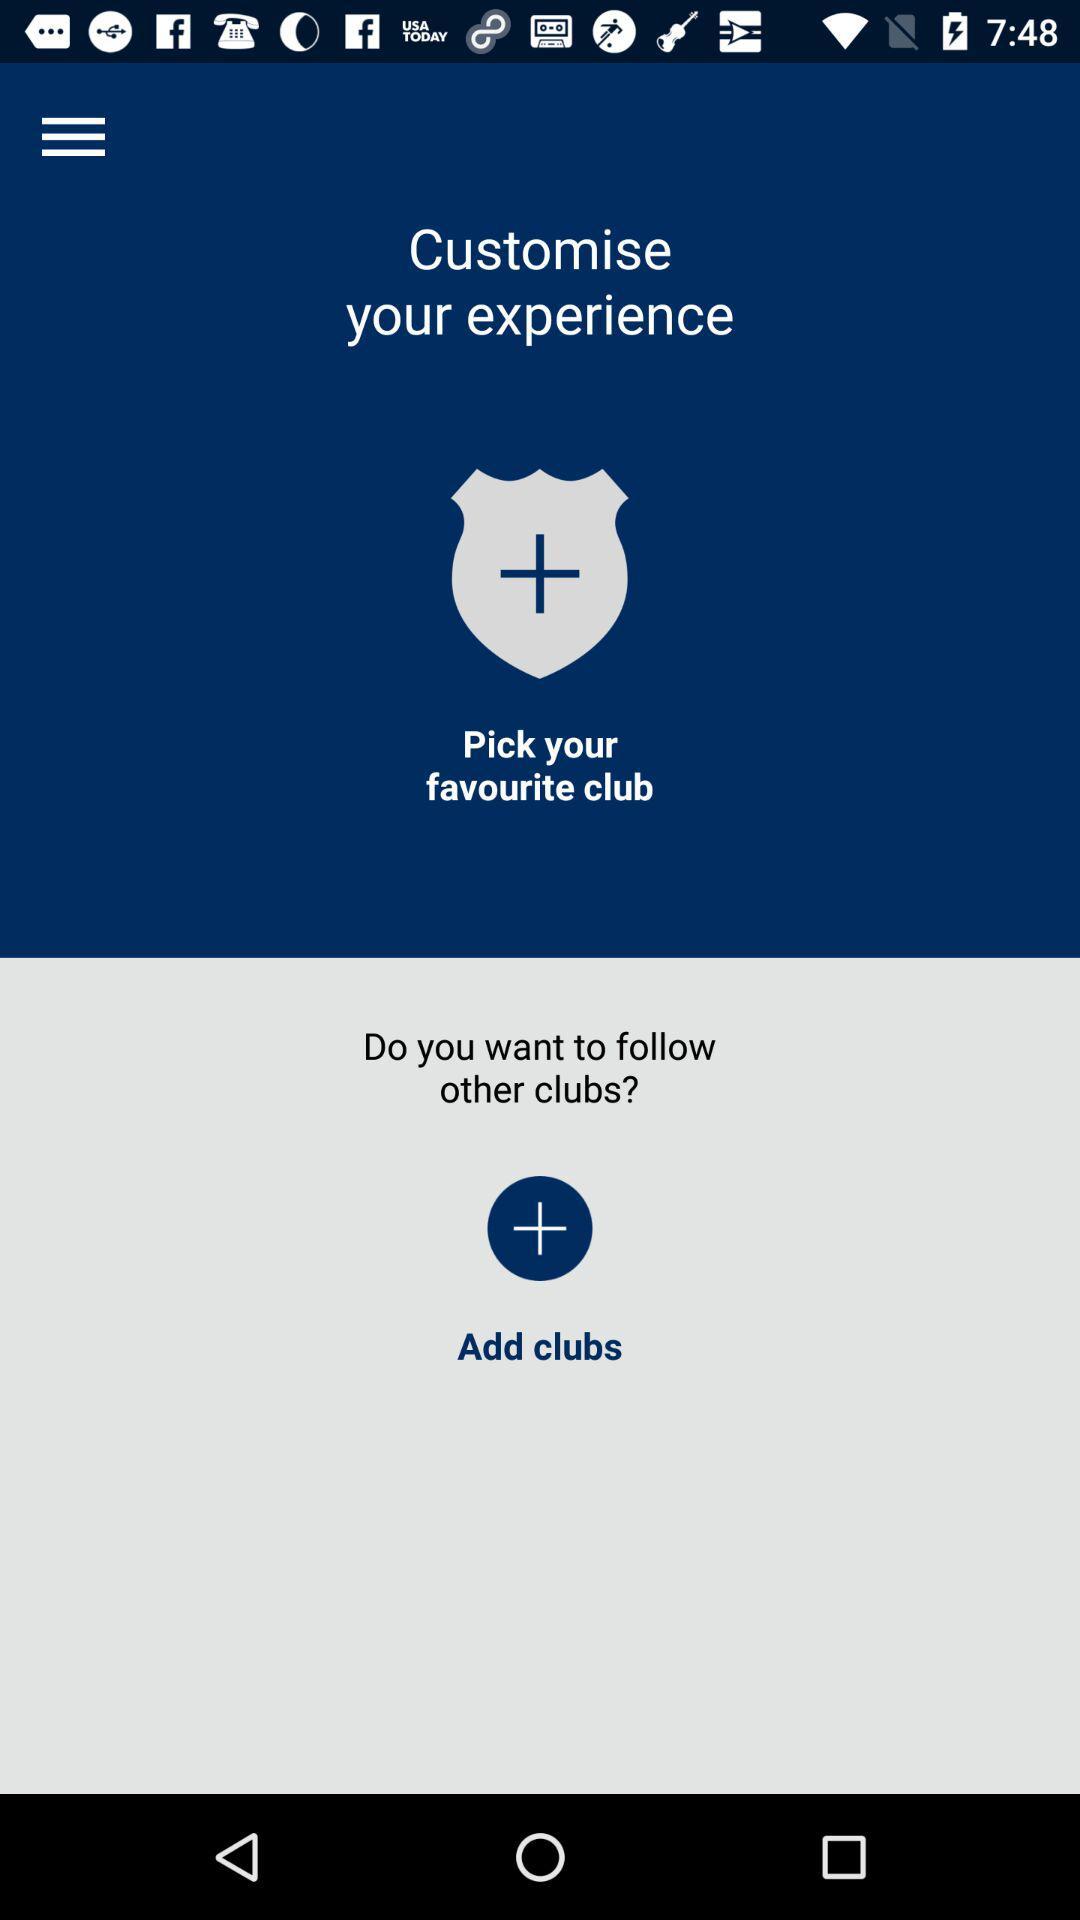 Image resolution: width=1080 pixels, height=1920 pixels. Describe the element at coordinates (540, 572) in the screenshot. I see `the add icon` at that location.